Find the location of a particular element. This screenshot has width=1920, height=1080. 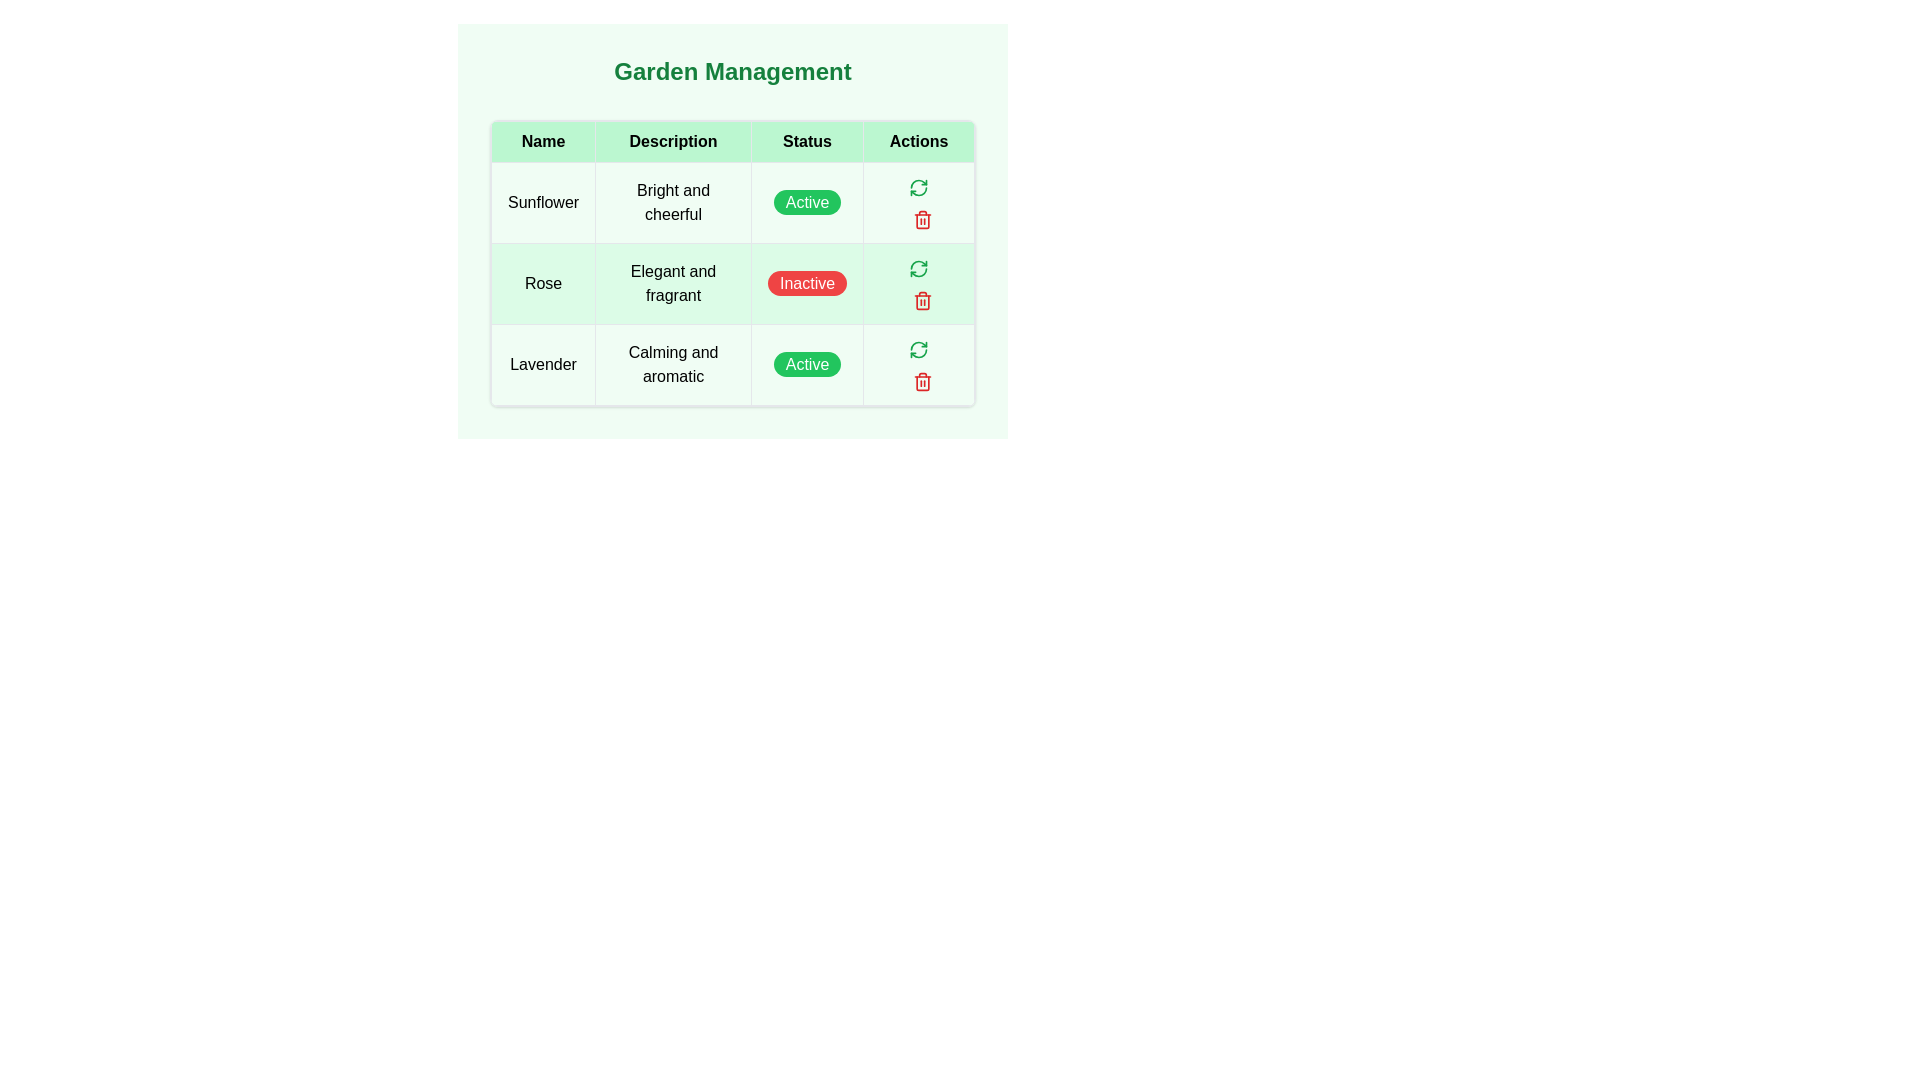

the static text label in the second row of the table under the 'Description' column, which provides information about the 'Rose' item is located at coordinates (673, 284).